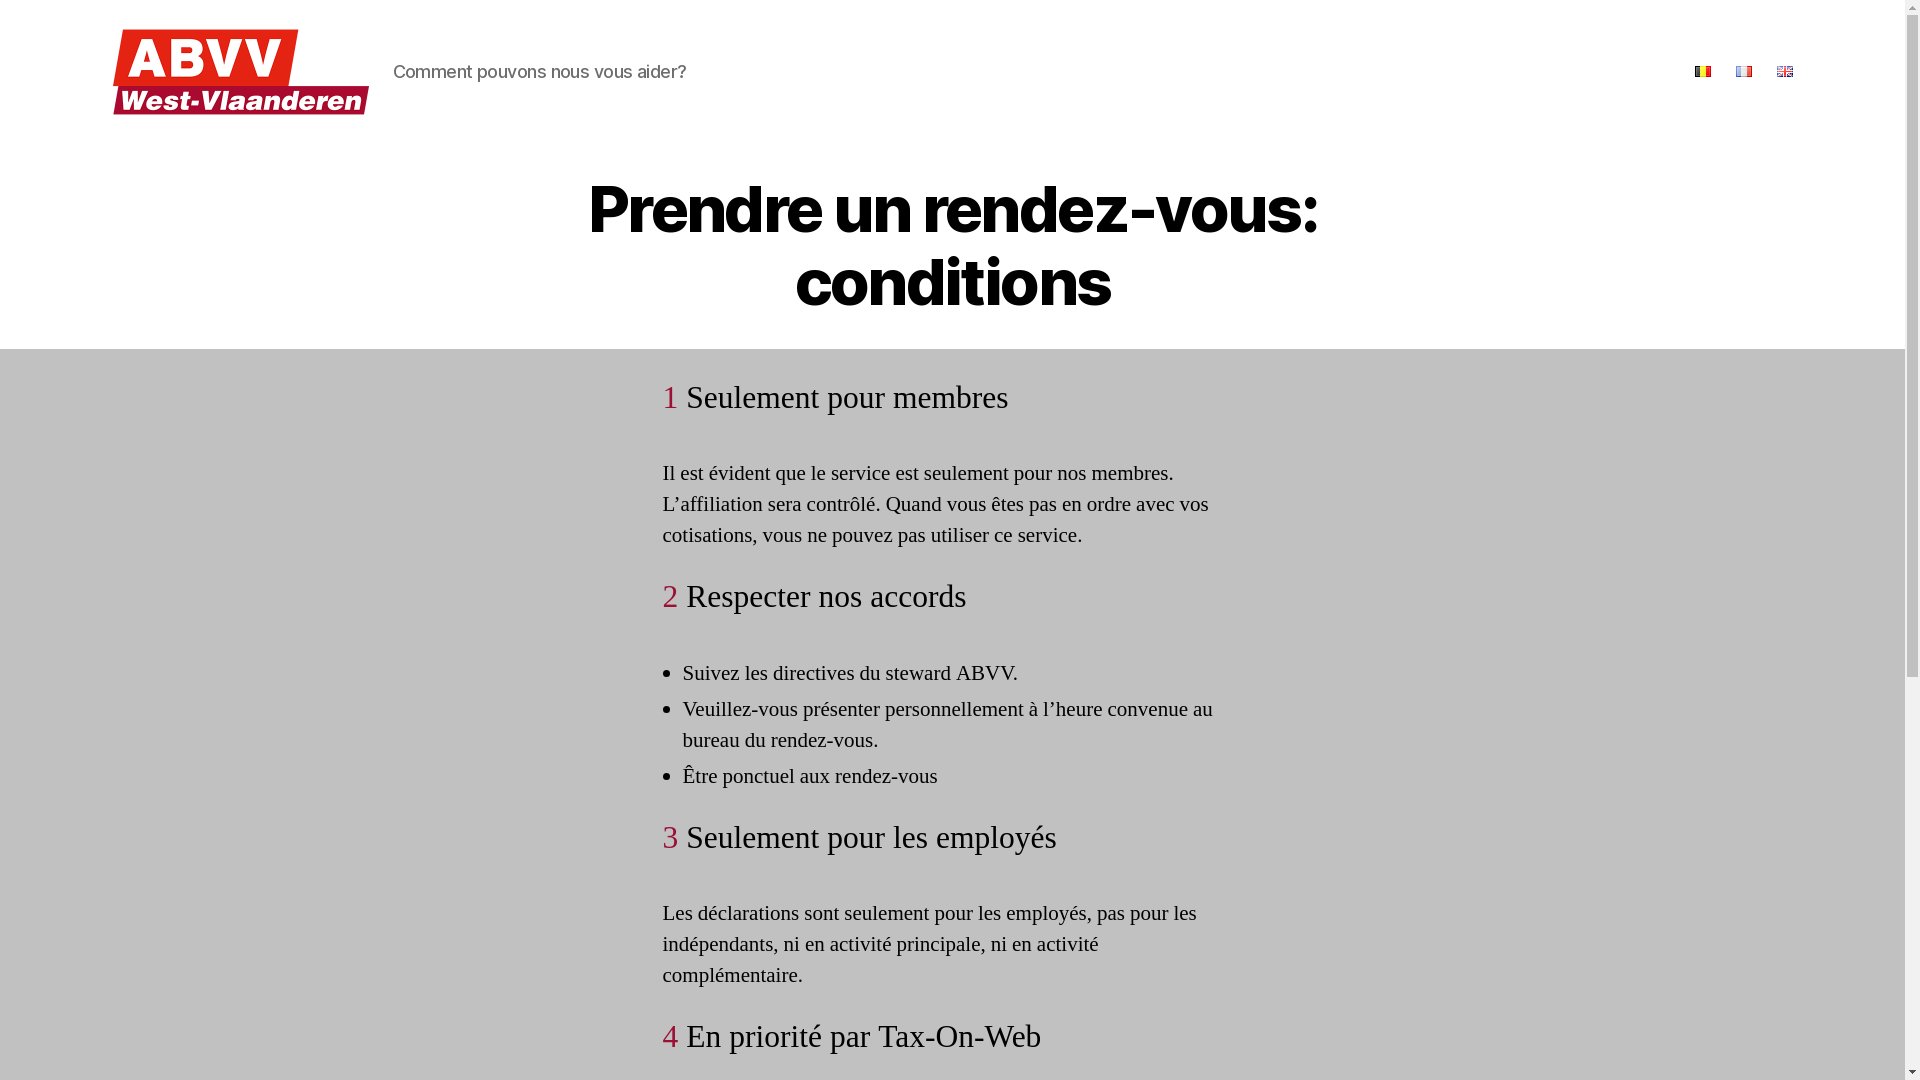 This screenshot has height=1080, width=1920. I want to click on 'Nederlands', so click(1701, 70).